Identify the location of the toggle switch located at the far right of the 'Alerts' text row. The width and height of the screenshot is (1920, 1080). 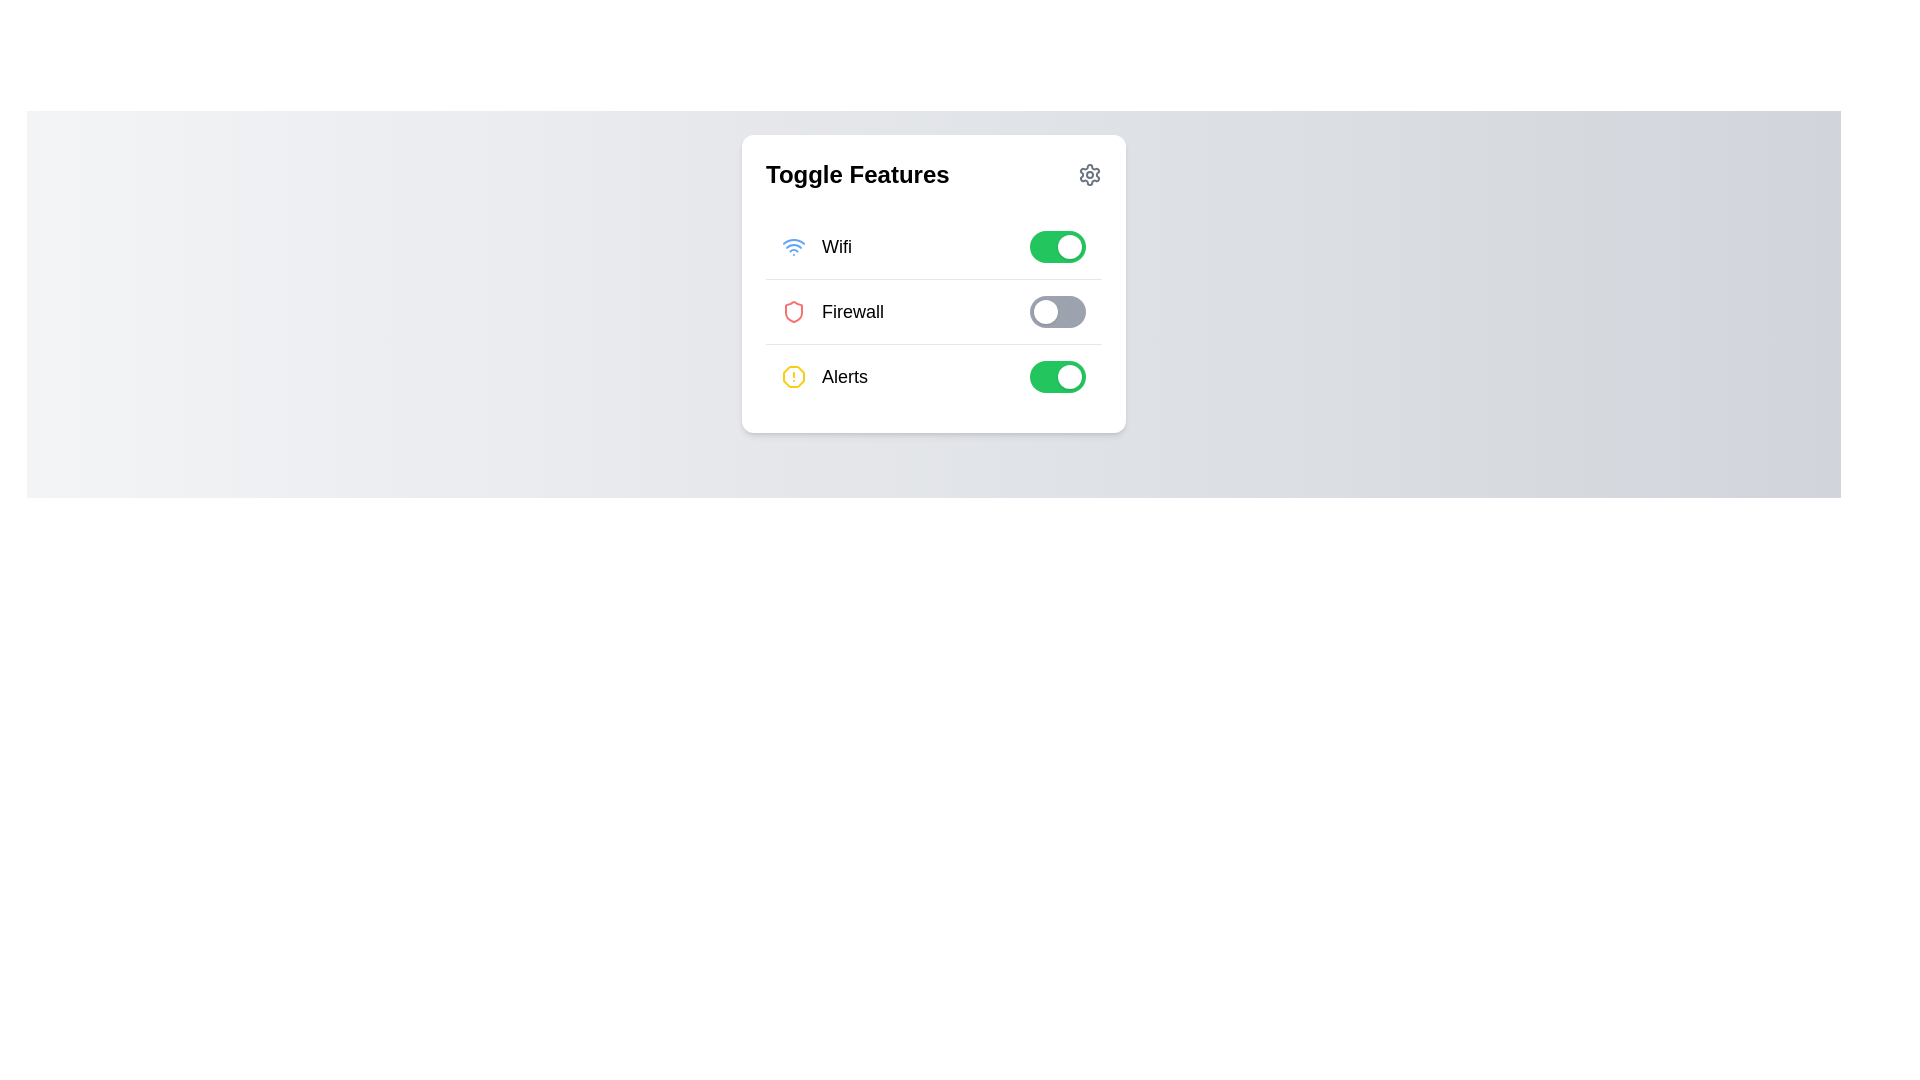
(1056, 377).